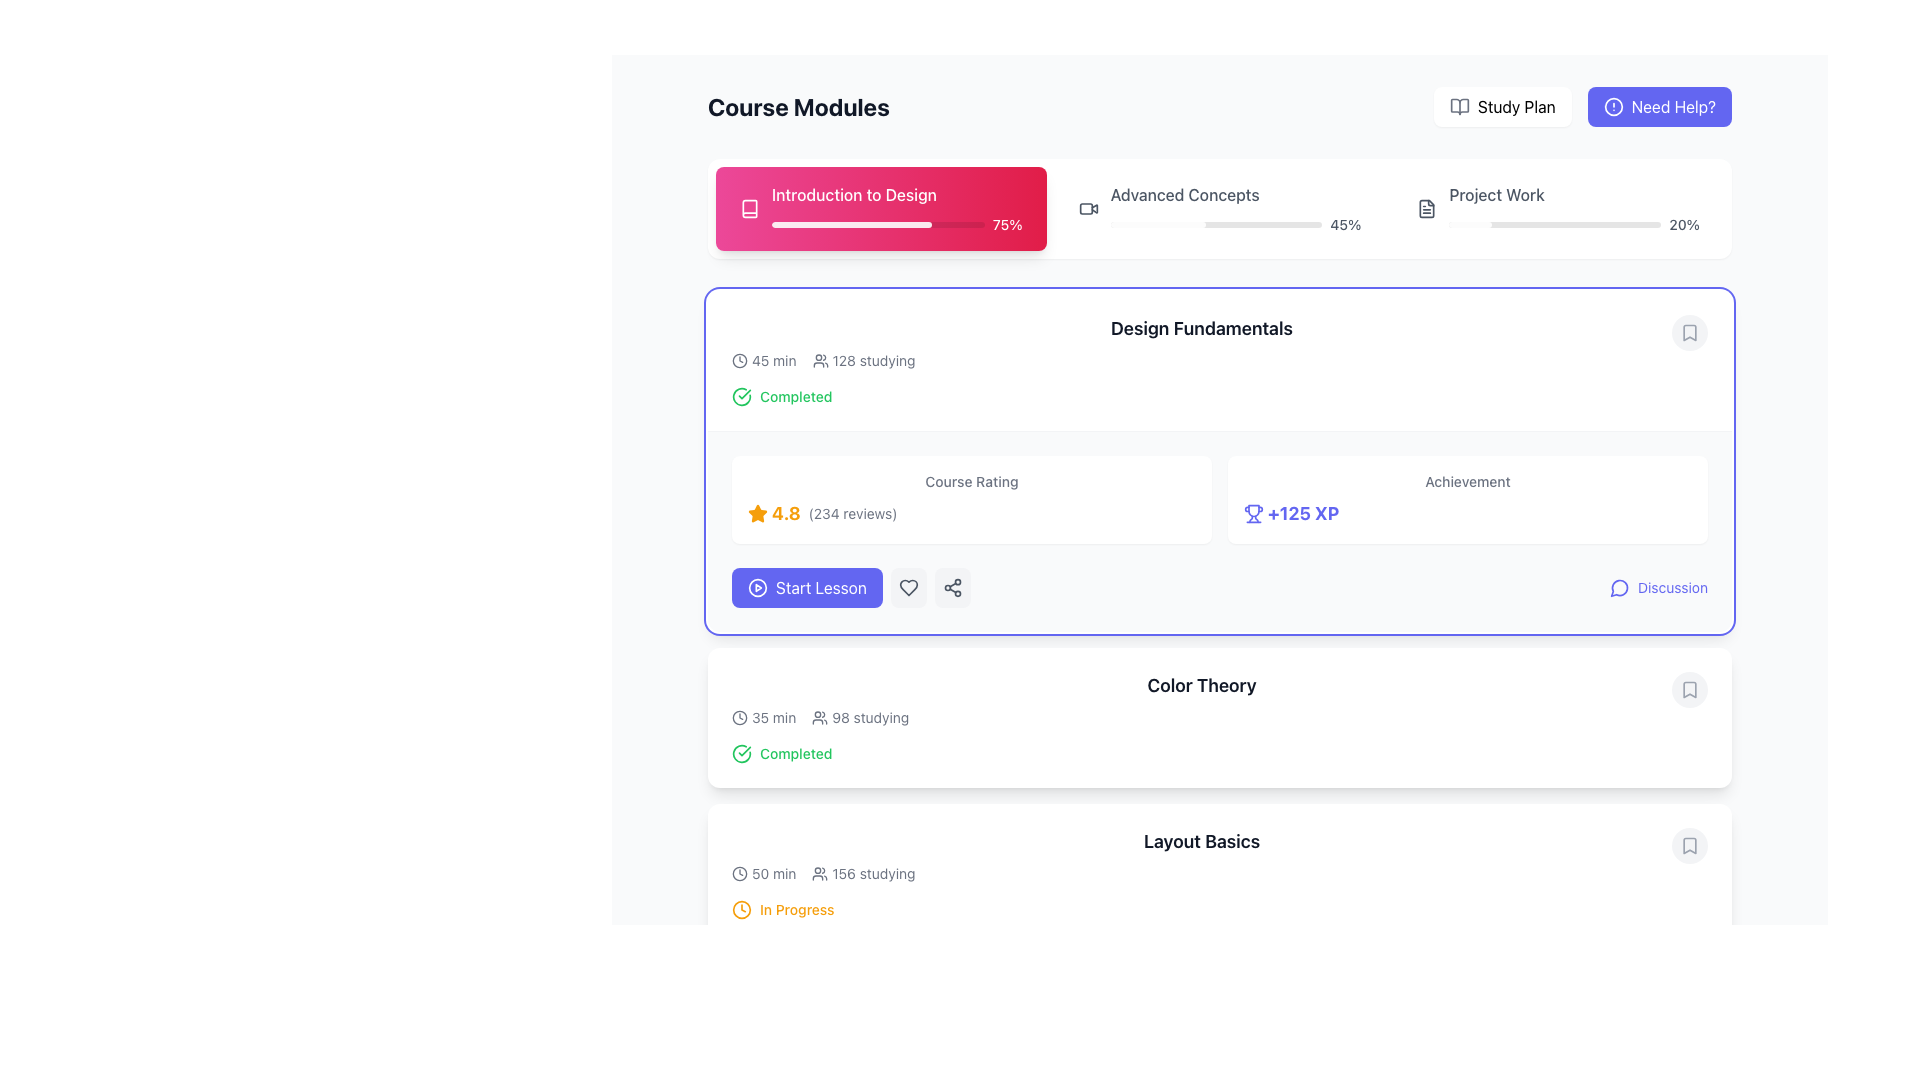 This screenshot has width=1920, height=1080. What do you see at coordinates (1673, 586) in the screenshot?
I see `the 'Discussion' text link located at the bottom-right corner of the 'Design Fundamentals' card` at bounding box center [1673, 586].